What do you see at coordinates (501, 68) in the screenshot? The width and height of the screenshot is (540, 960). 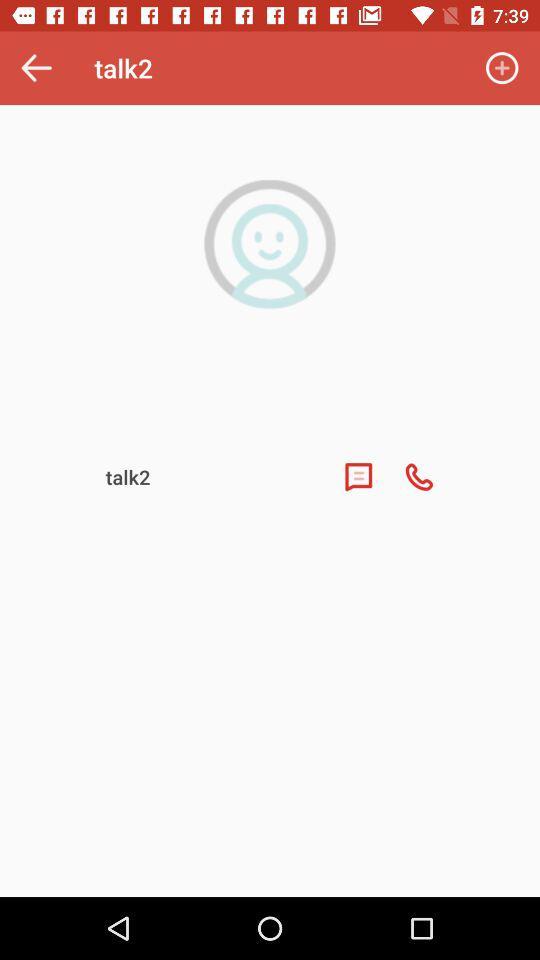 I see `icon next to talk2` at bounding box center [501, 68].